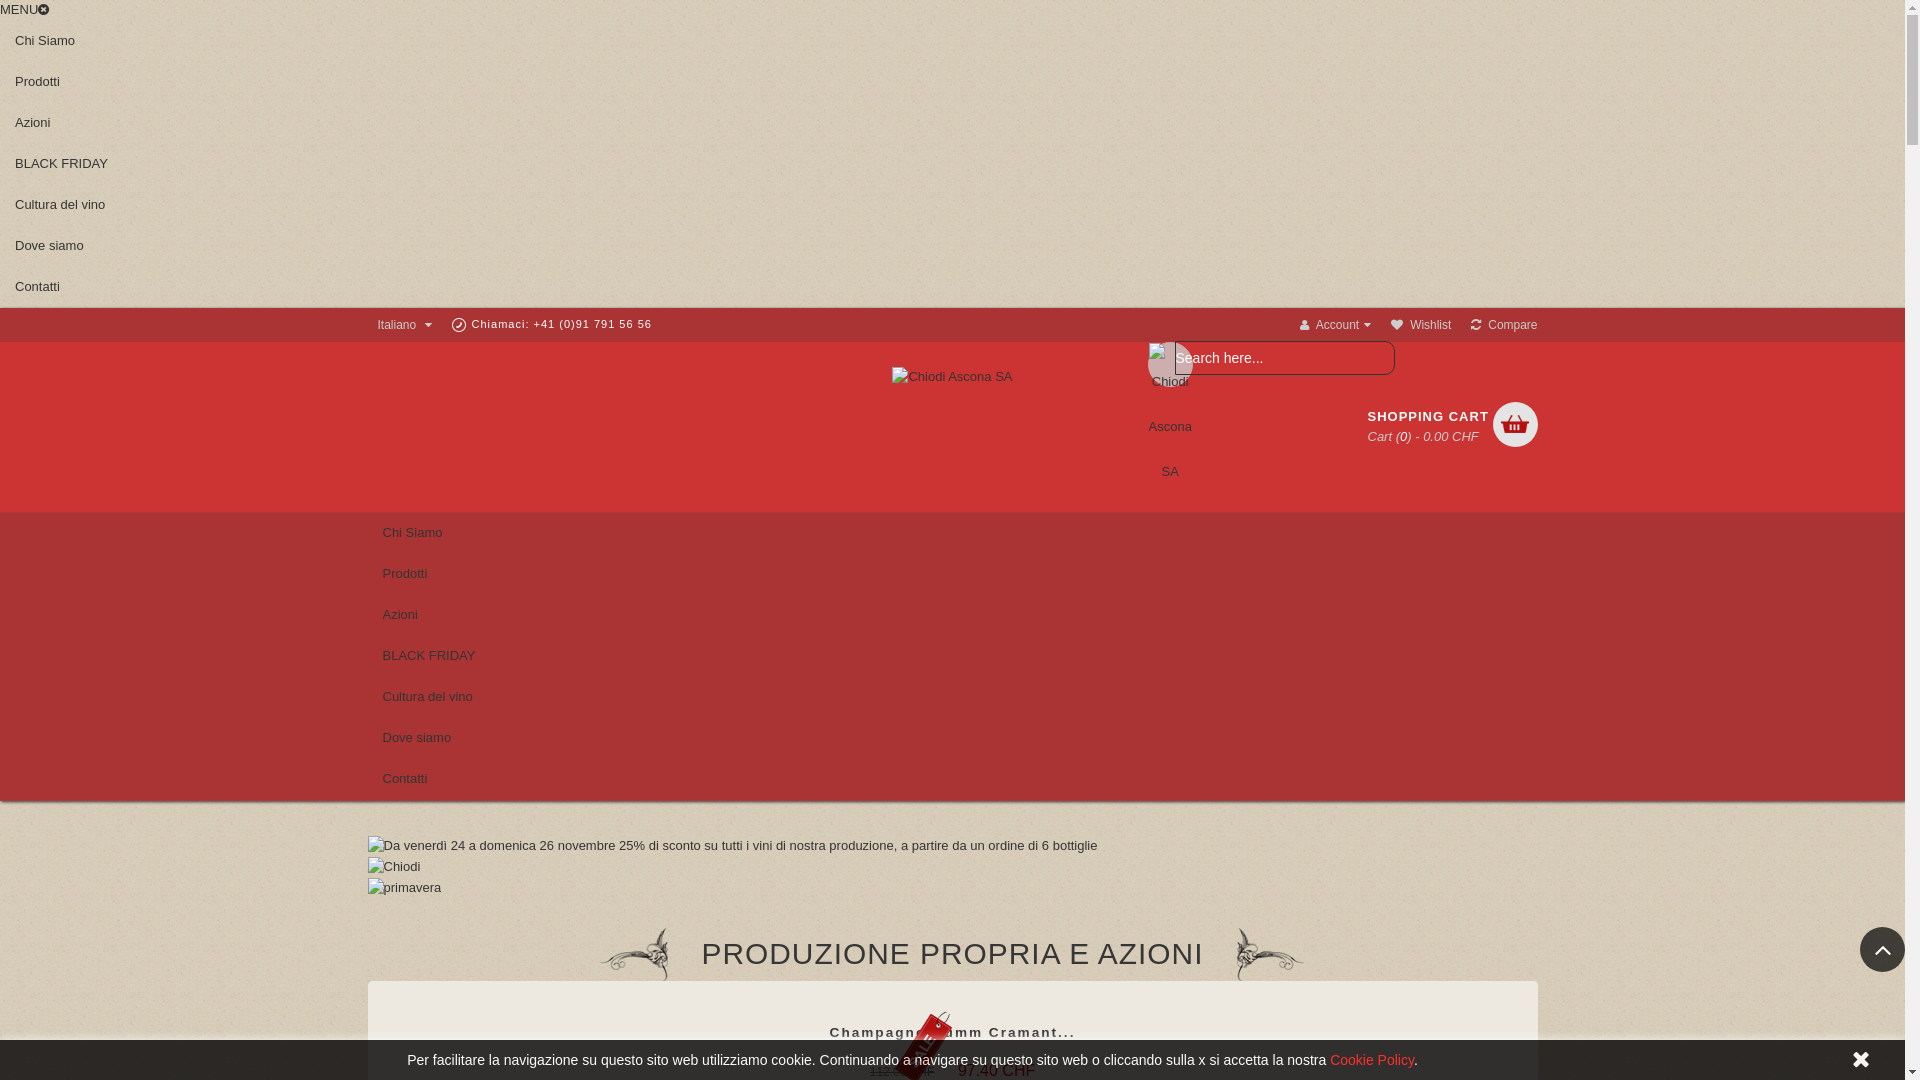 The width and height of the screenshot is (1920, 1080). What do you see at coordinates (1335, 323) in the screenshot?
I see `'Account'` at bounding box center [1335, 323].